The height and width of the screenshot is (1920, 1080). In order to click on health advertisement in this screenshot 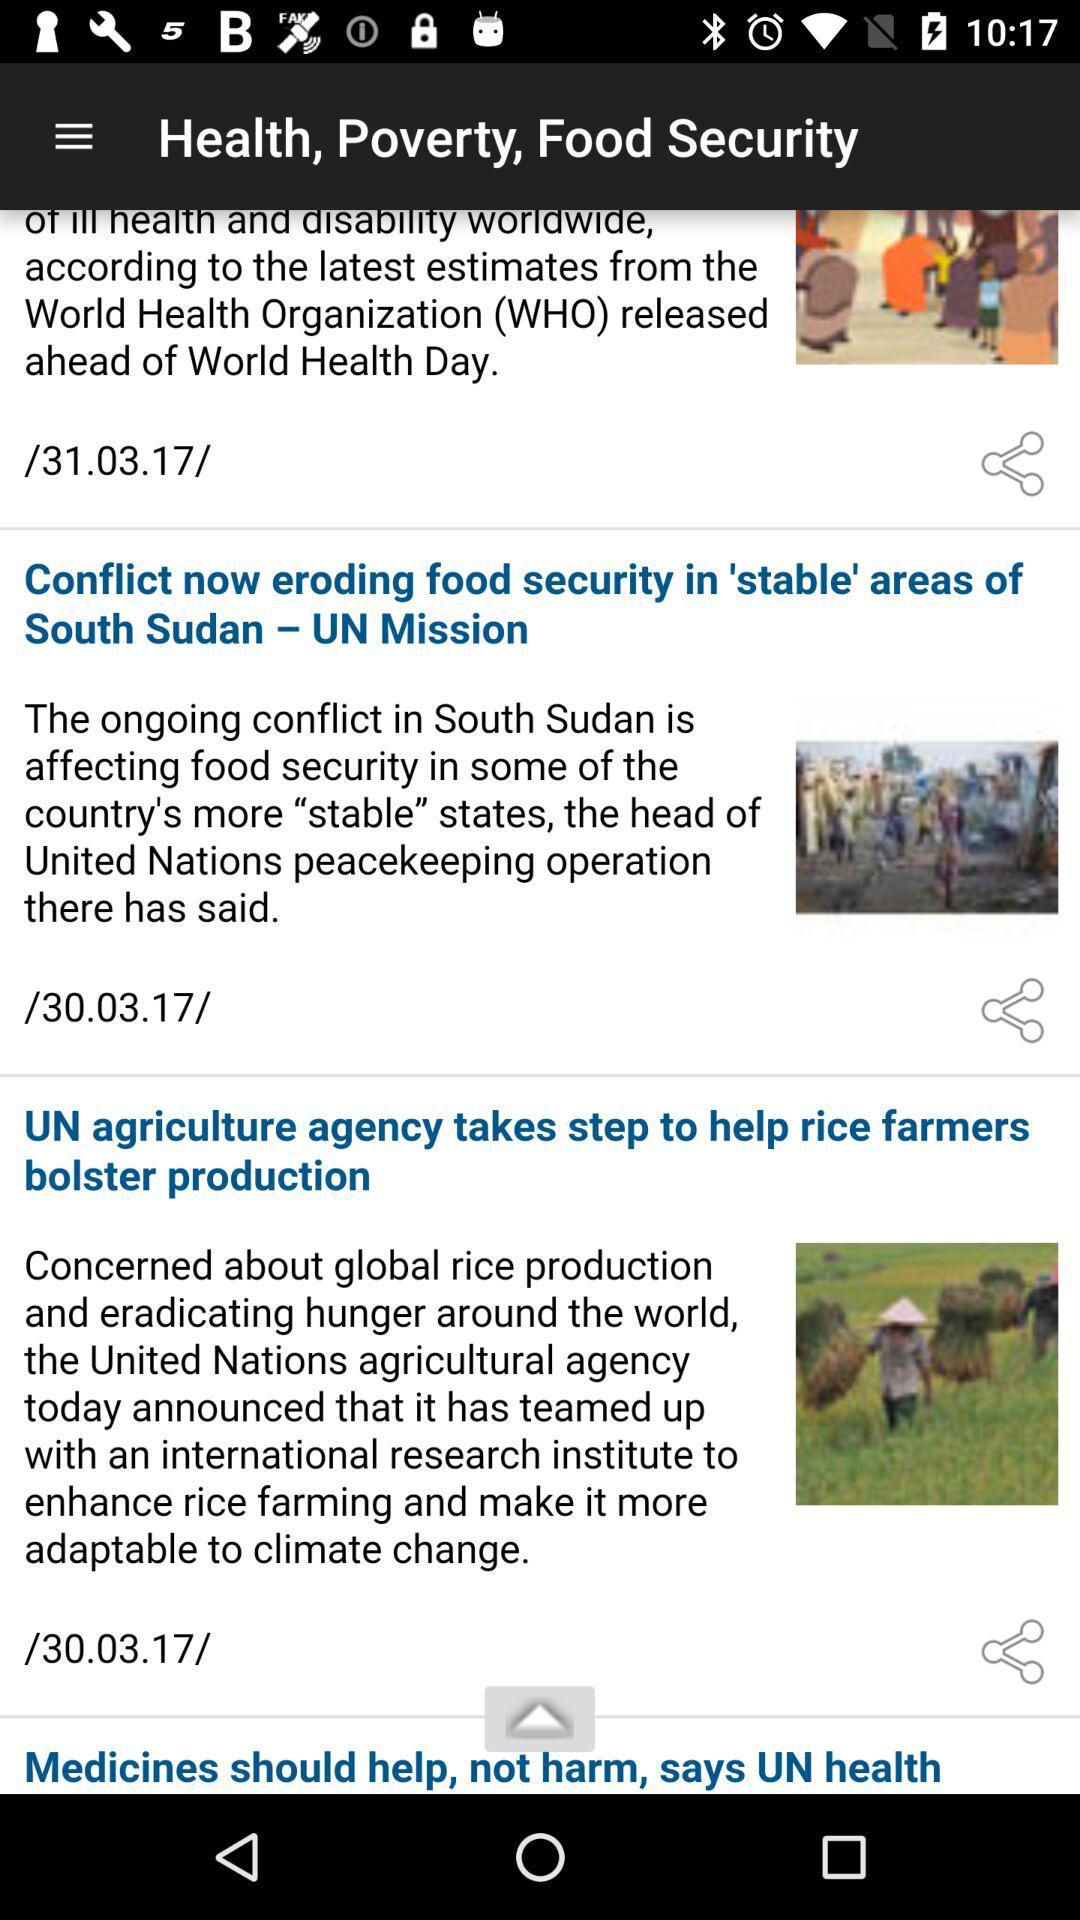, I will do `click(540, 368)`.